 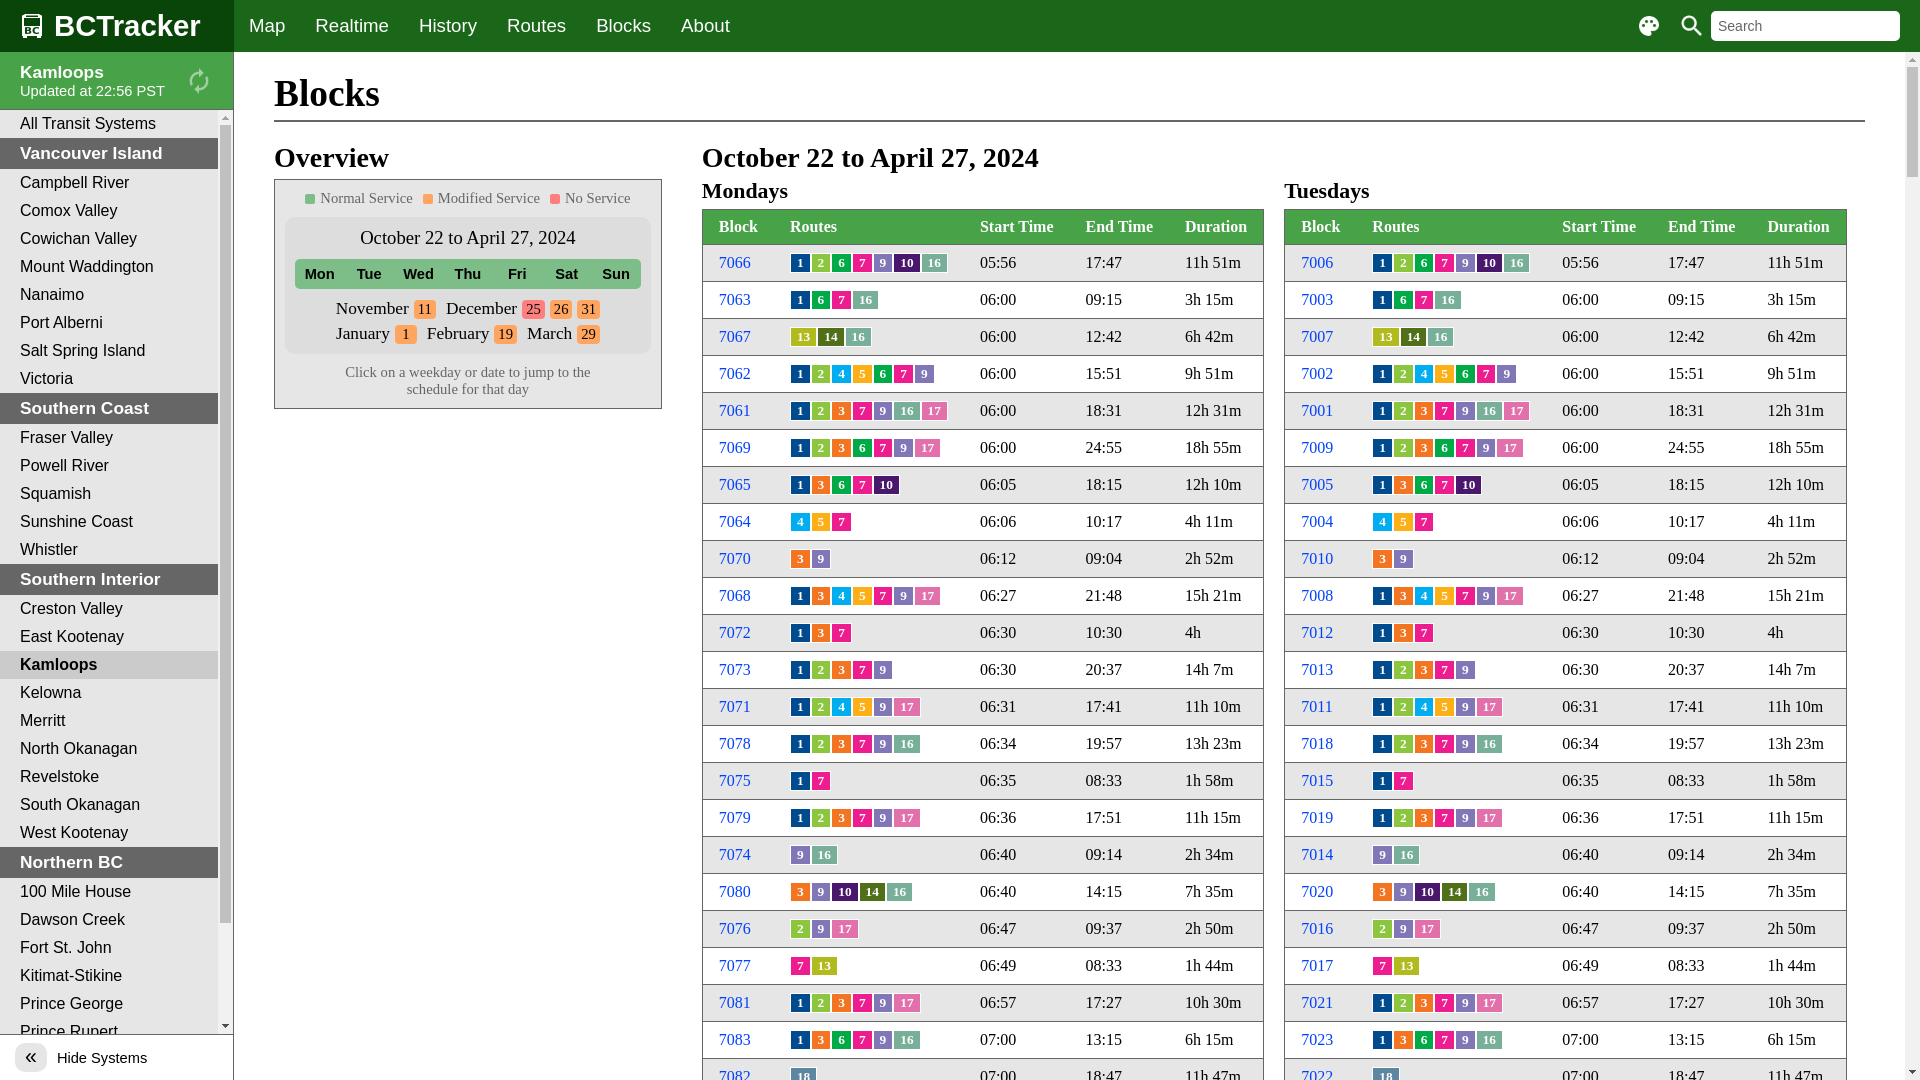 I want to click on '7', so click(x=1454, y=446).